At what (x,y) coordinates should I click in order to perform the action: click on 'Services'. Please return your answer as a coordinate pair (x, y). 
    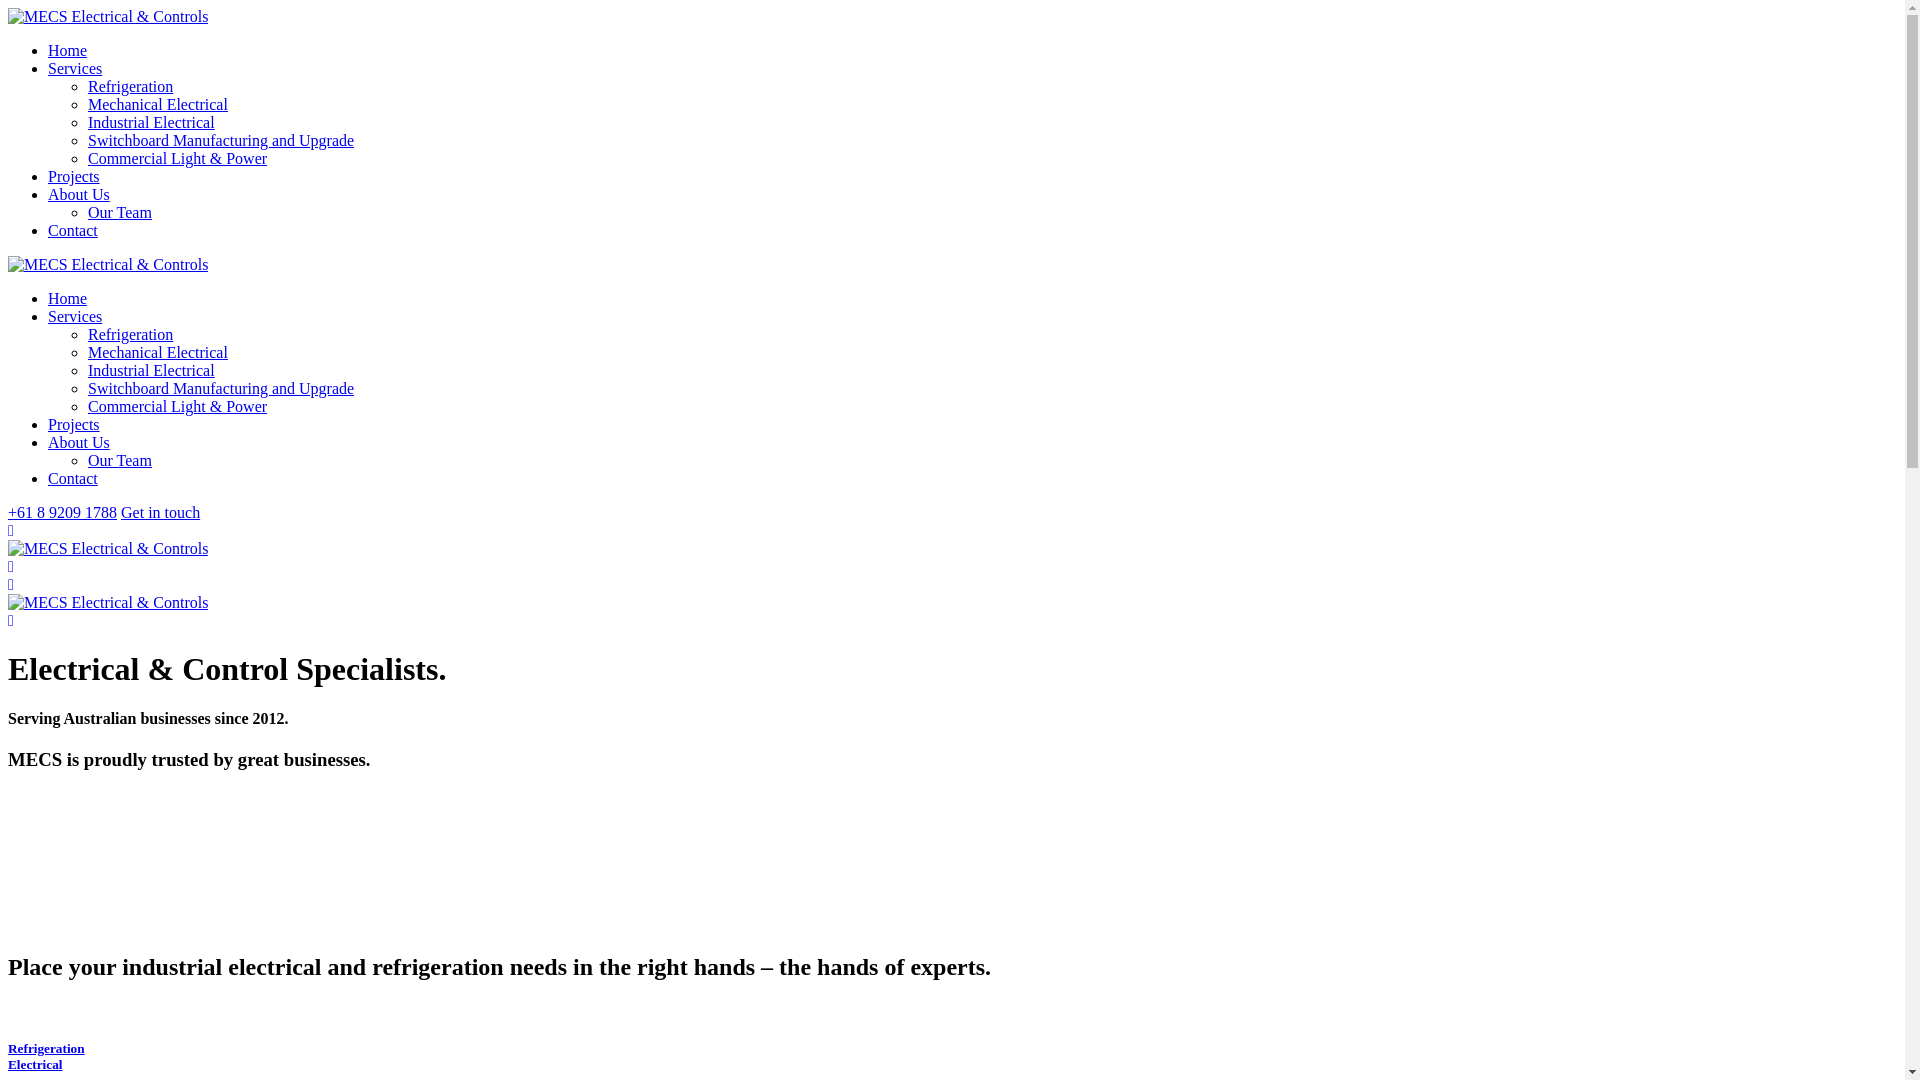
    Looking at the image, I should click on (75, 315).